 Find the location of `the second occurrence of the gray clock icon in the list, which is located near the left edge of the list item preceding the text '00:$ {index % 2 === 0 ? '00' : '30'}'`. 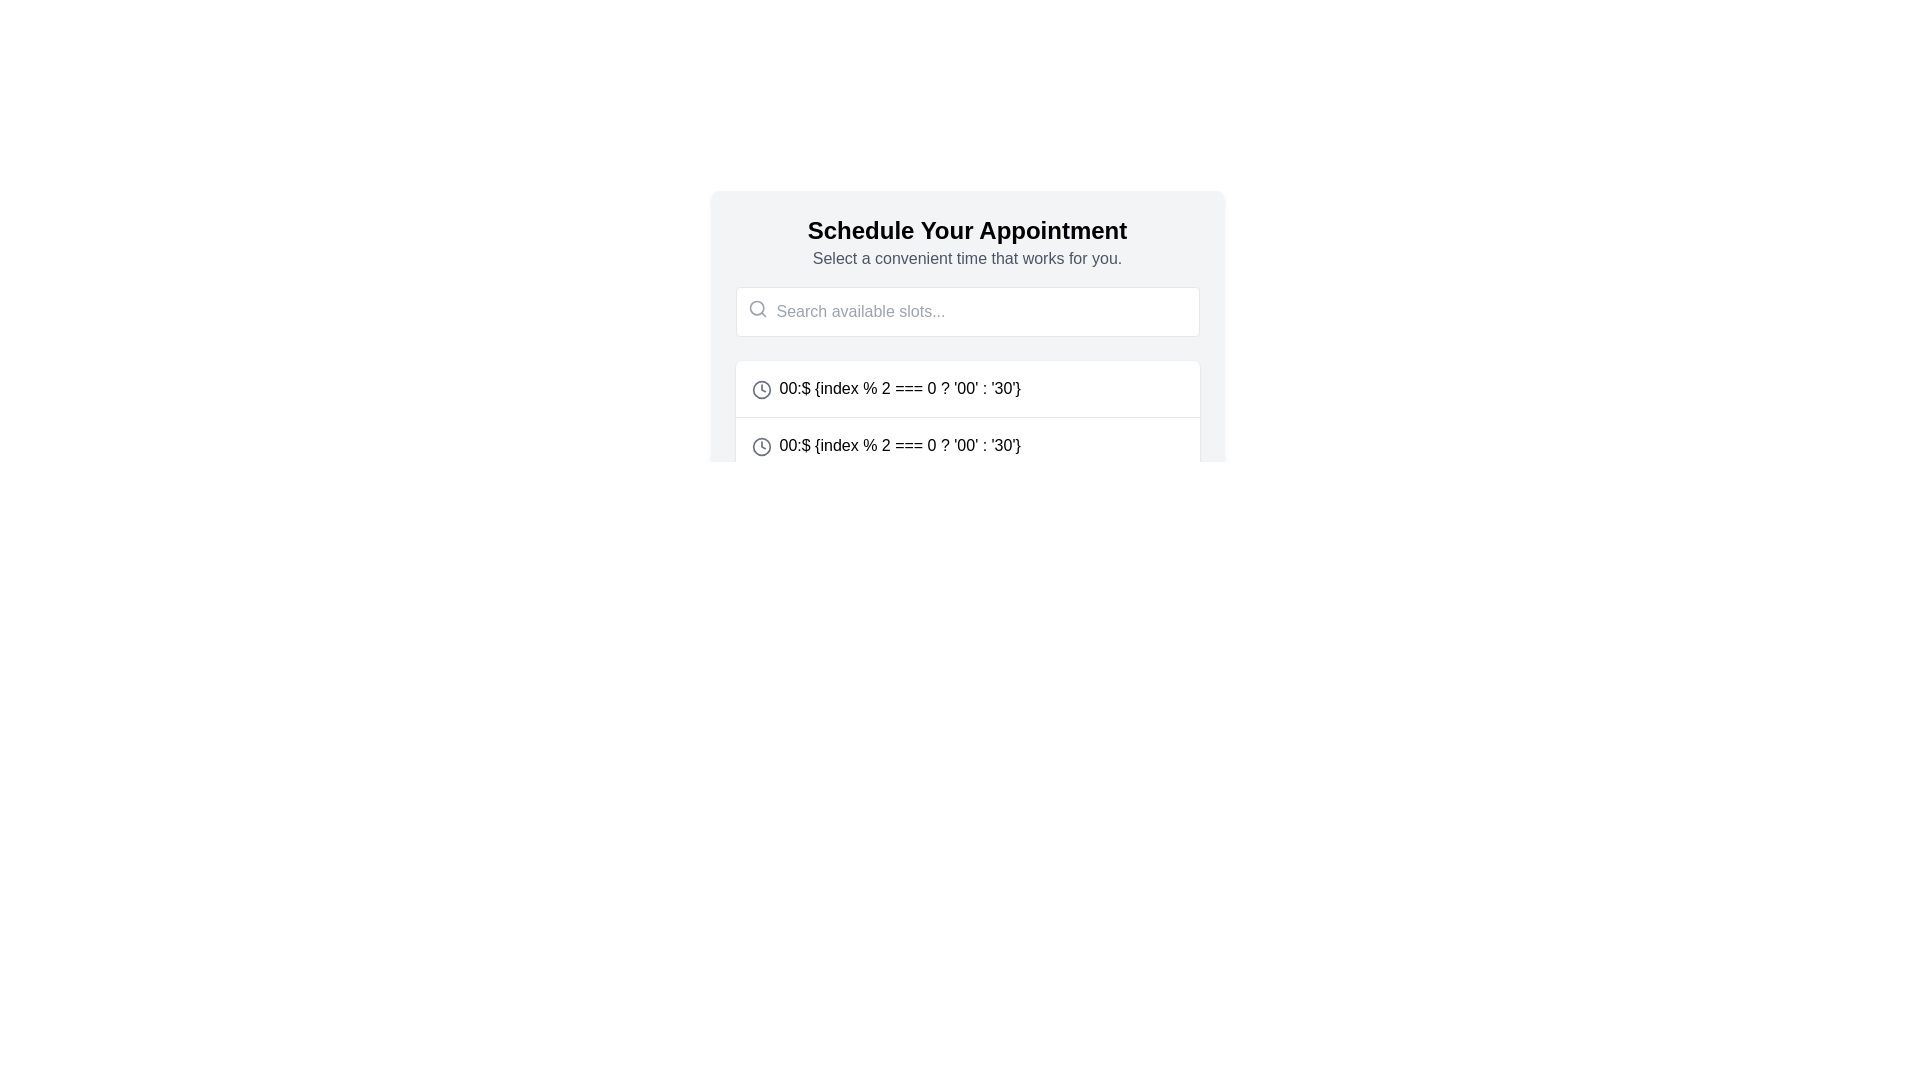

the second occurrence of the gray clock icon in the list, which is located near the left edge of the list item preceding the text '00:$ {index % 2 === 0 ? '00' : '30'}' is located at coordinates (760, 445).